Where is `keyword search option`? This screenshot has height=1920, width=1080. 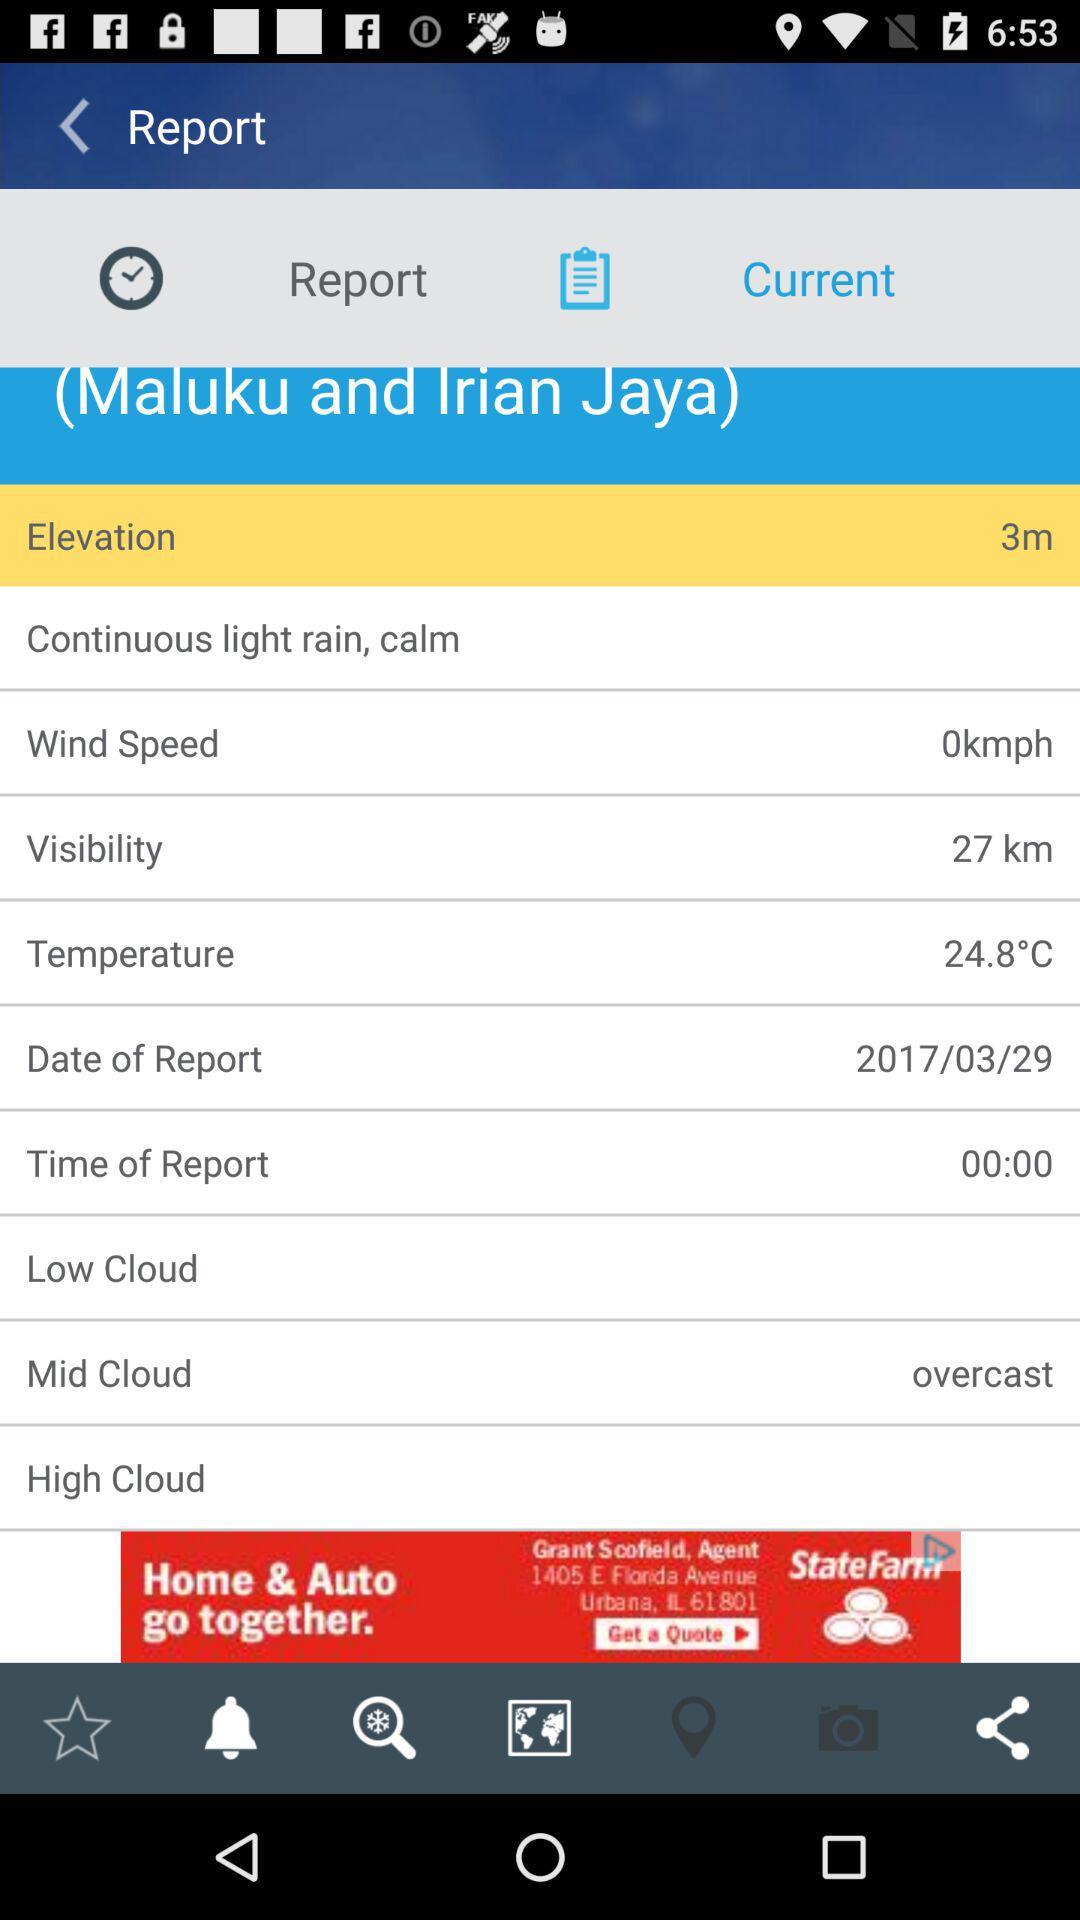 keyword search option is located at coordinates (384, 1727).